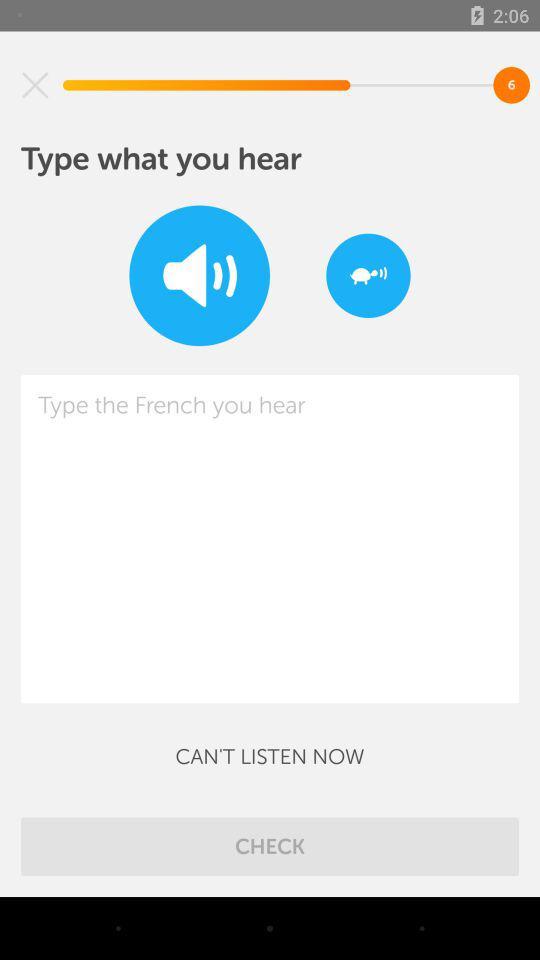  What do you see at coordinates (270, 755) in the screenshot?
I see `the can t listen icon` at bounding box center [270, 755].